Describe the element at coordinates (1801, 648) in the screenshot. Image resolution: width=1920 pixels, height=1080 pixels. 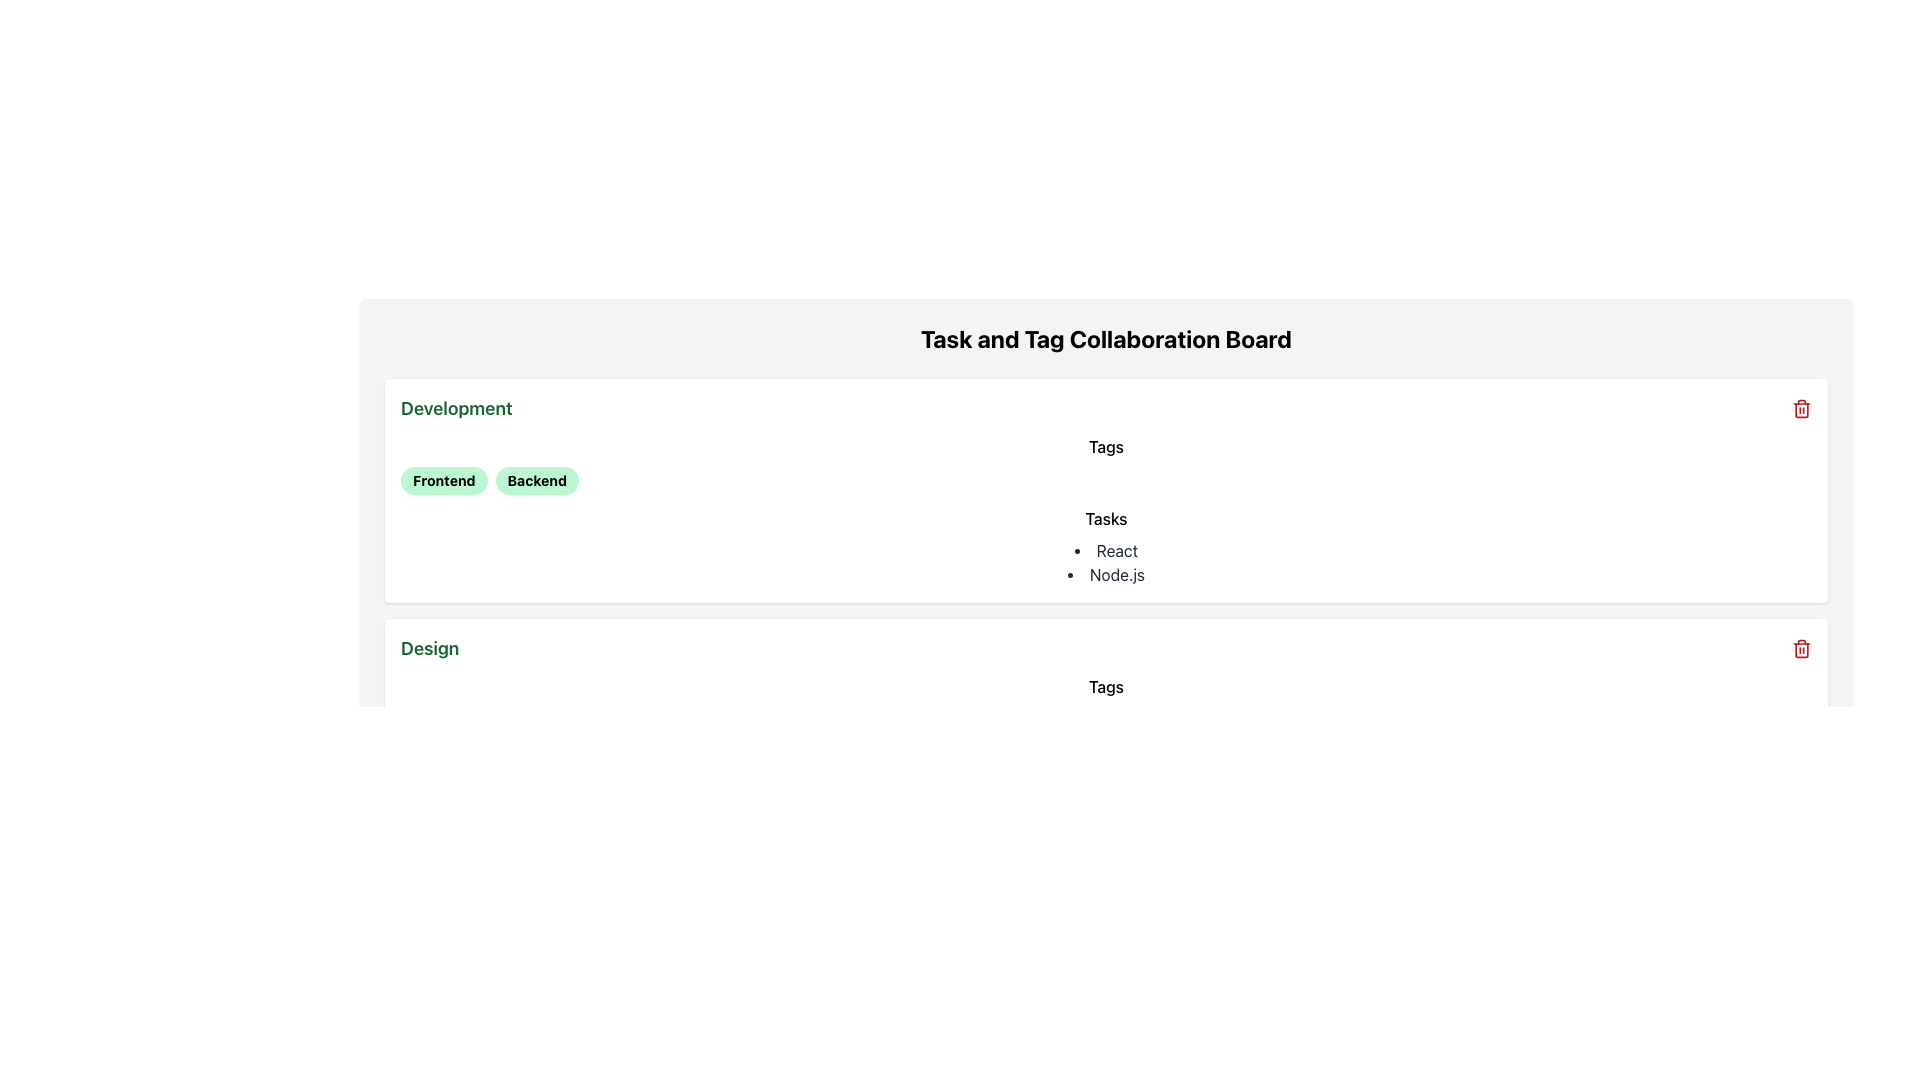
I see `the interactive delete icon located to the far right of the 'Design' section` at that location.